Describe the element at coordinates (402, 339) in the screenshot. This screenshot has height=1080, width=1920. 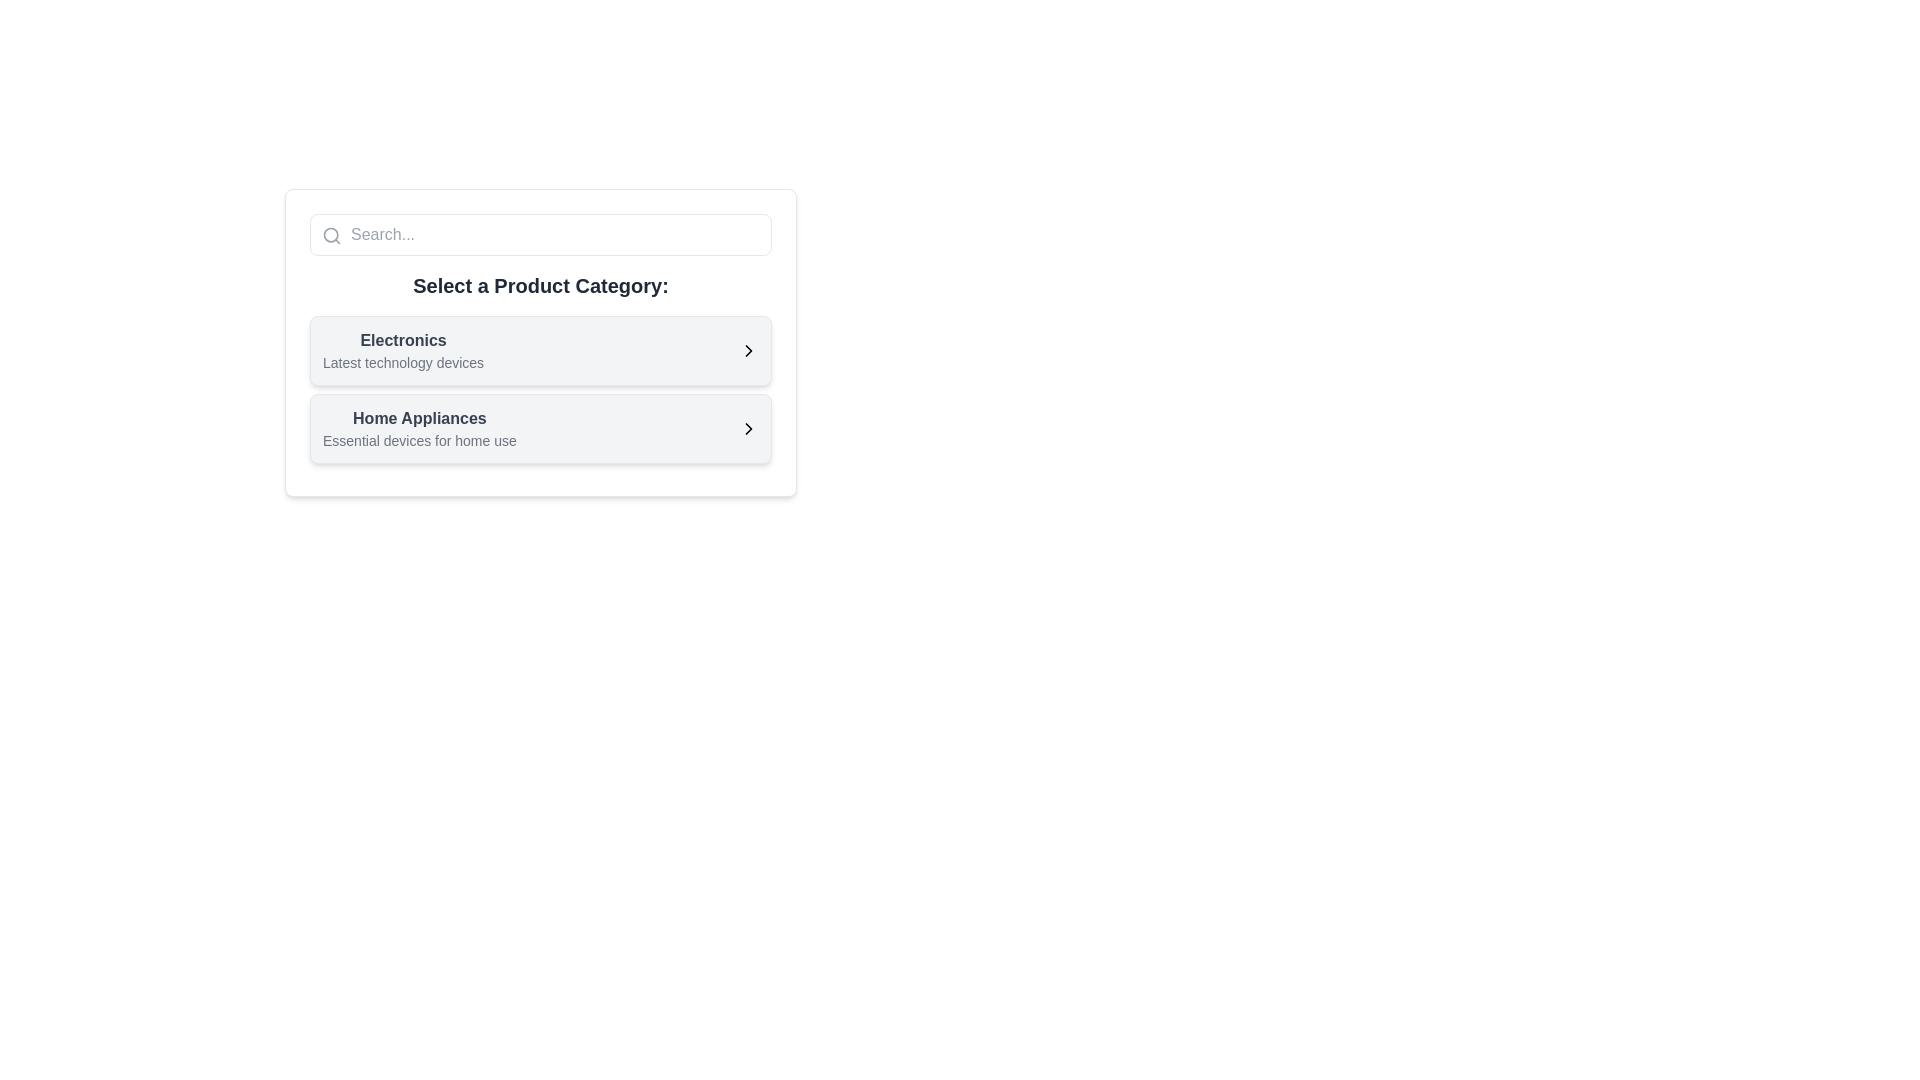
I see `the Text label element that contains the word 'Electronics' styled in bold font and dark gray color, positioned at the top of the Electronics section` at that location.